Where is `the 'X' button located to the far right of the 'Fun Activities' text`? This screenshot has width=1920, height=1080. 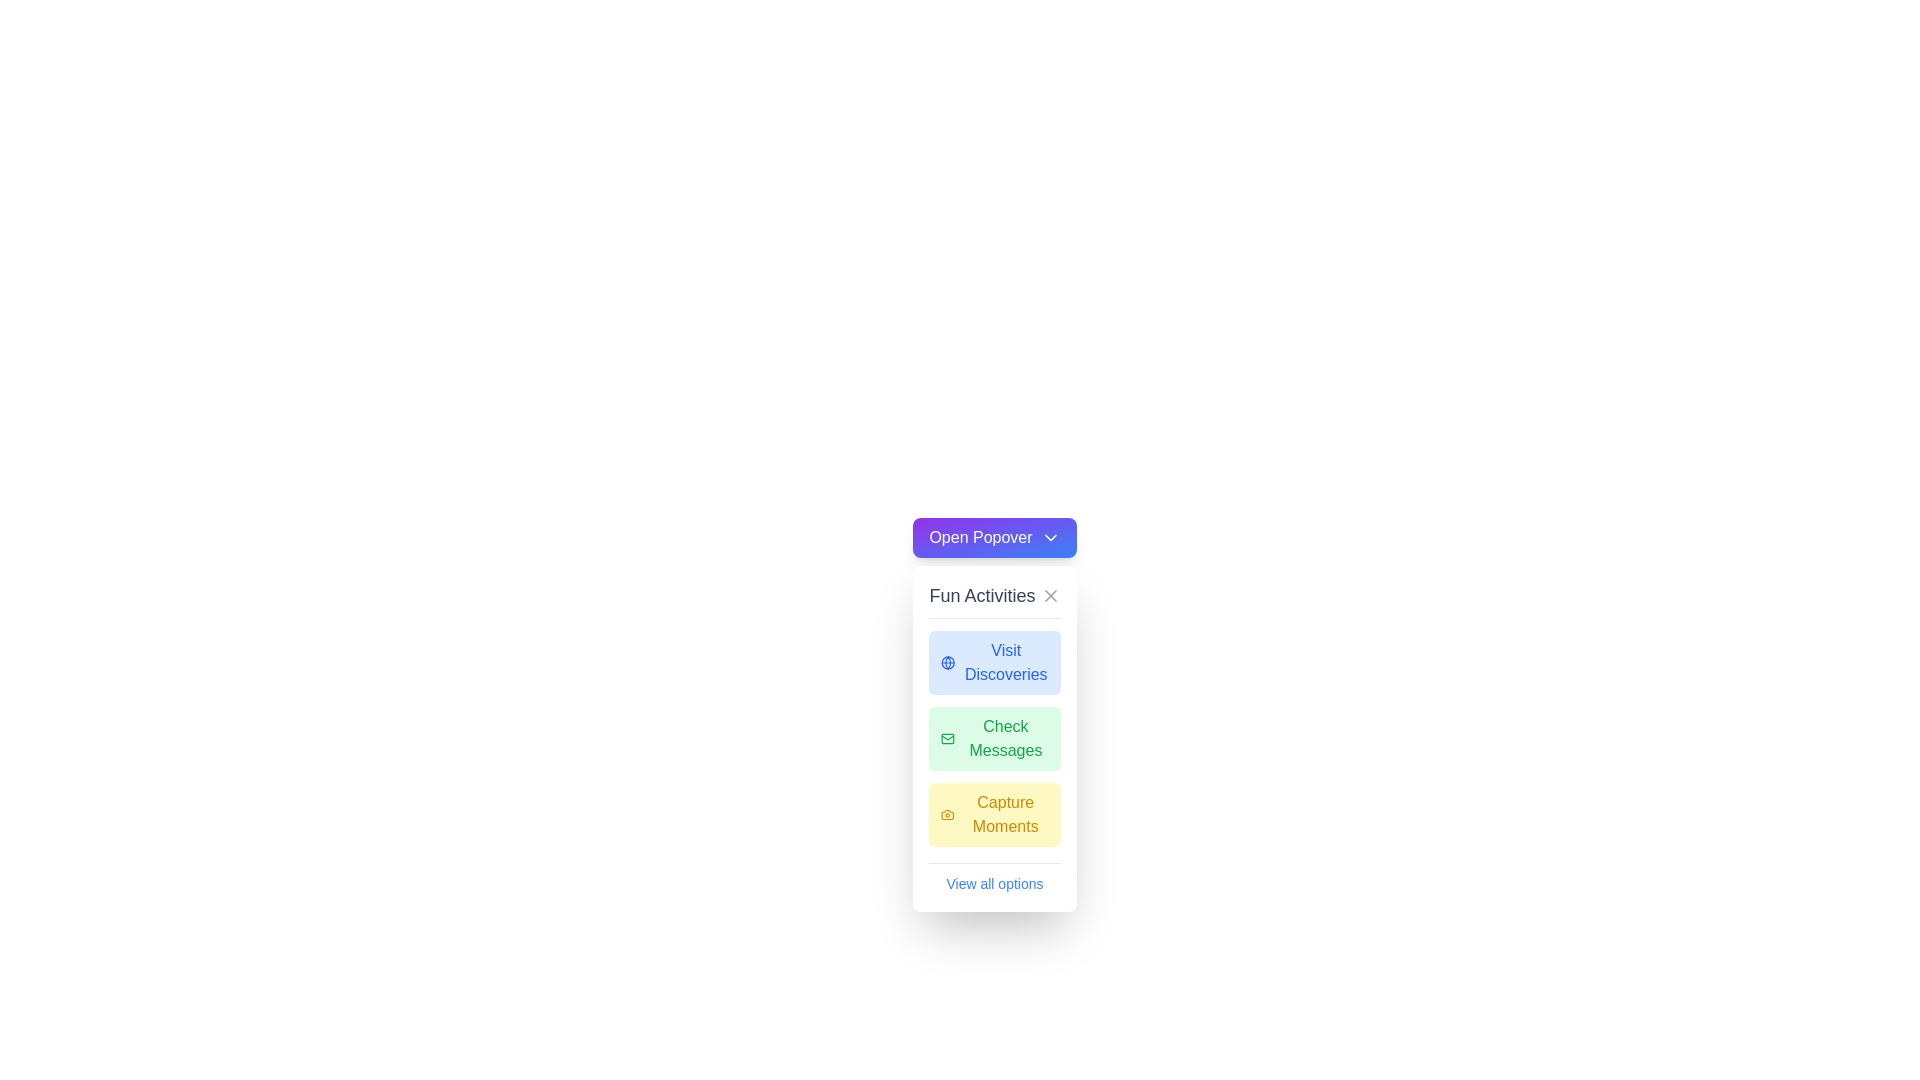
the 'X' button located to the far right of the 'Fun Activities' text is located at coordinates (1049, 595).